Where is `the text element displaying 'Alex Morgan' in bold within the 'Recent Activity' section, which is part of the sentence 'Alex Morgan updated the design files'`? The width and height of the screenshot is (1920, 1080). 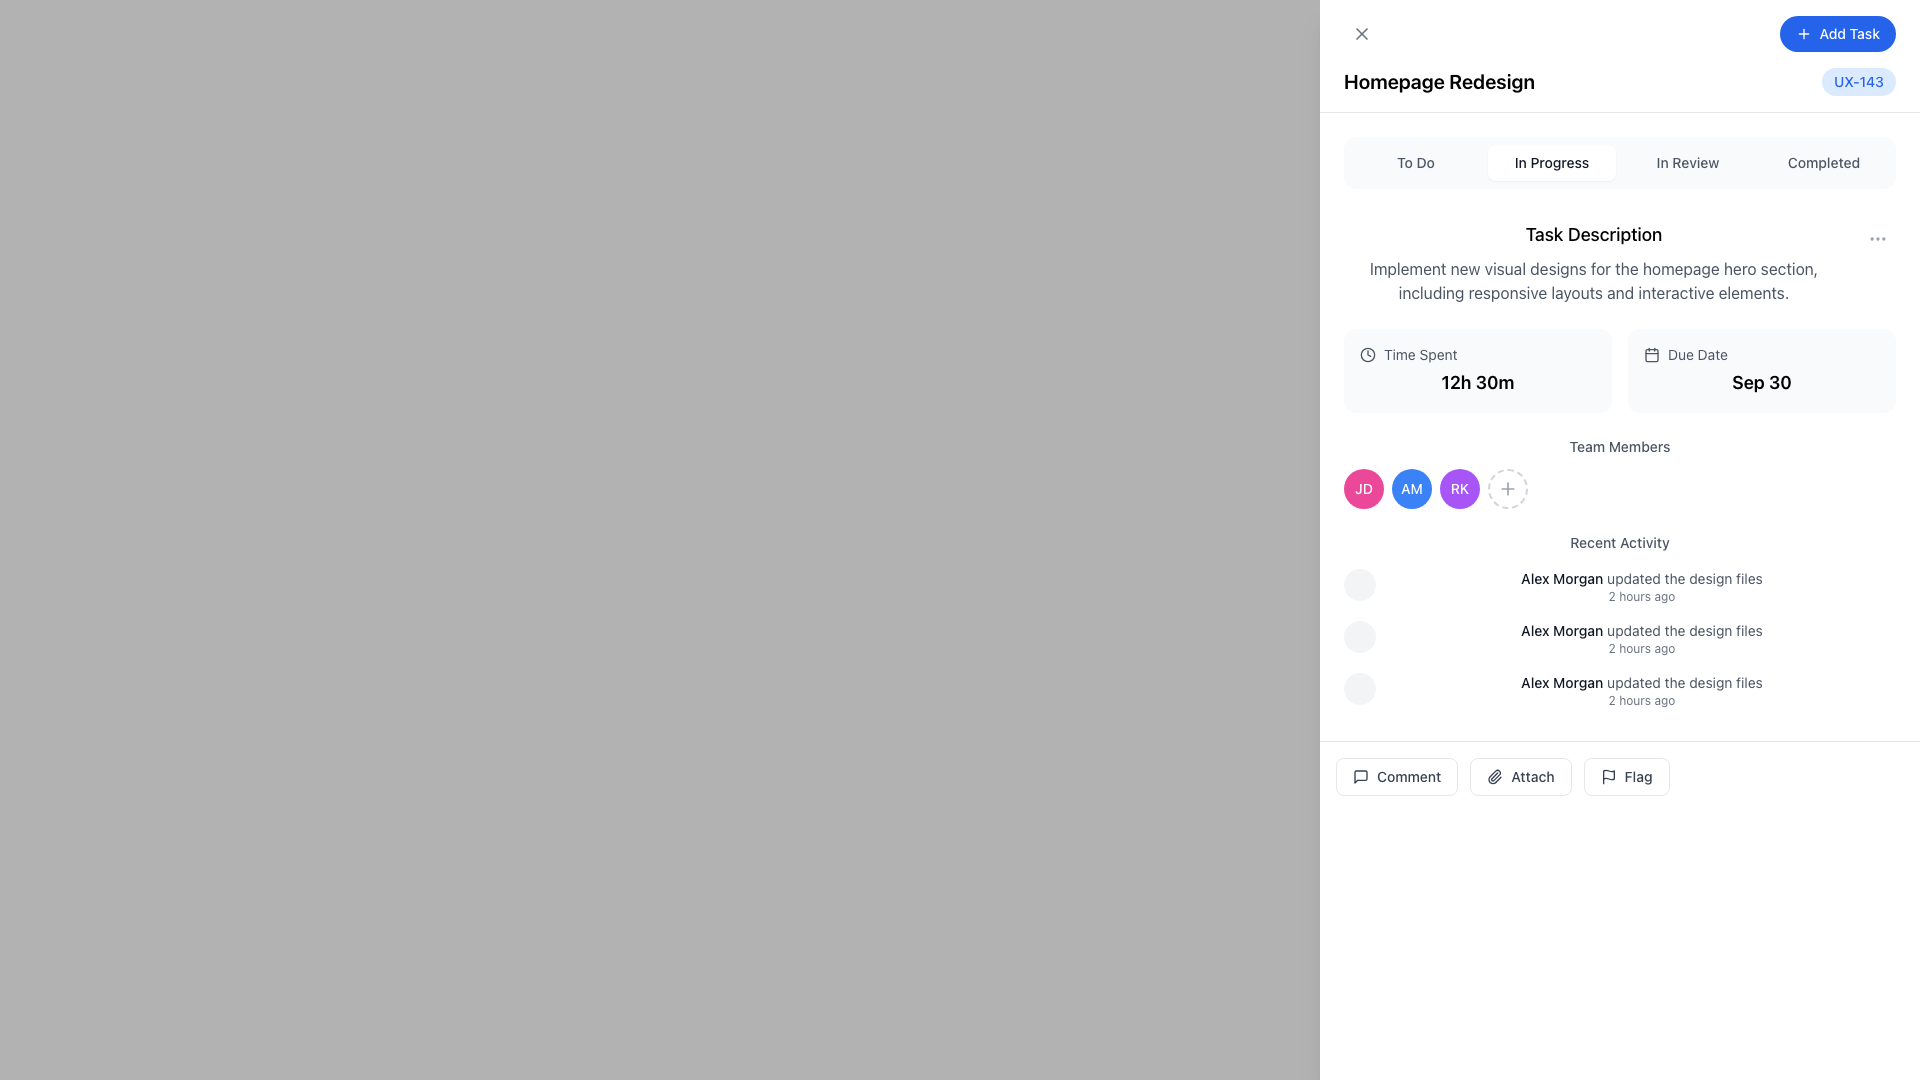 the text element displaying 'Alex Morgan' in bold within the 'Recent Activity' section, which is part of the sentence 'Alex Morgan updated the design files' is located at coordinates (1561, 630).